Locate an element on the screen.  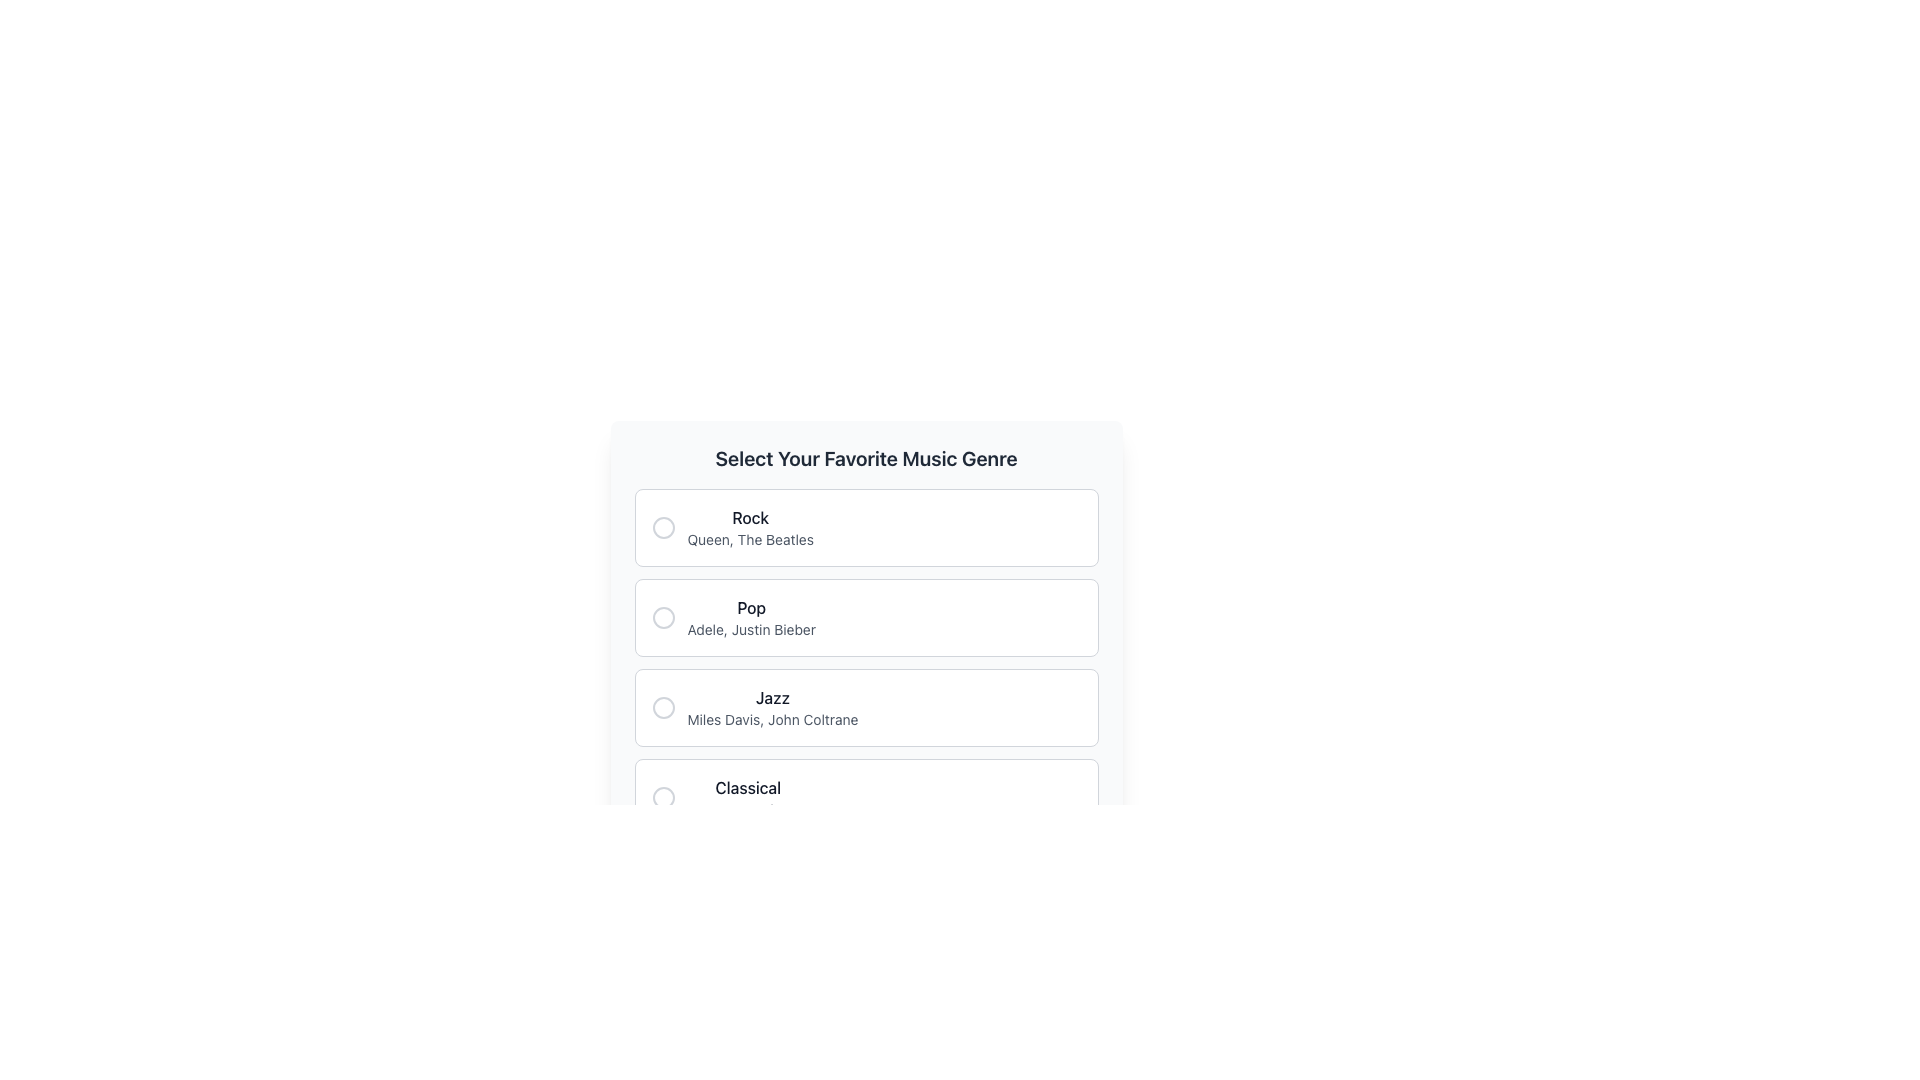
the radio button is located at coordinates (663, 527).